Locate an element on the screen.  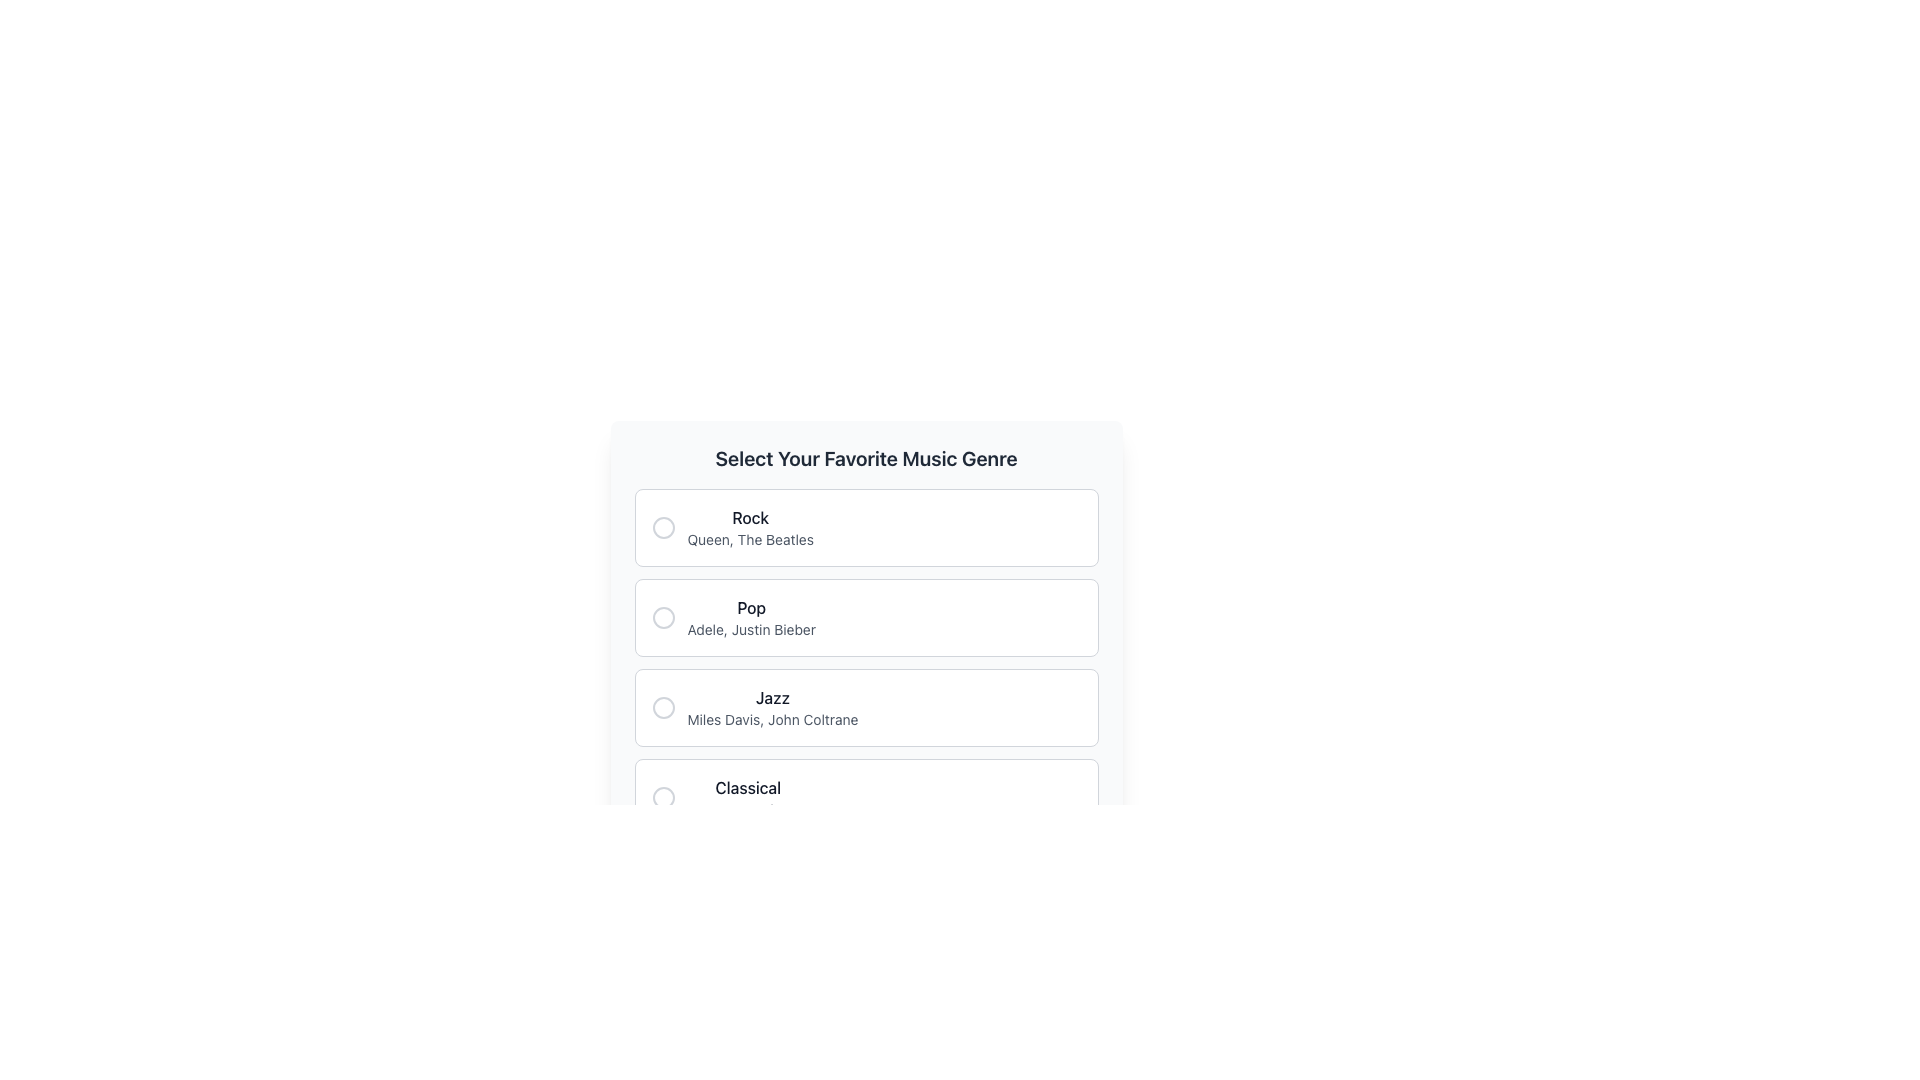
the radio button is located at coordinates (663, 527).